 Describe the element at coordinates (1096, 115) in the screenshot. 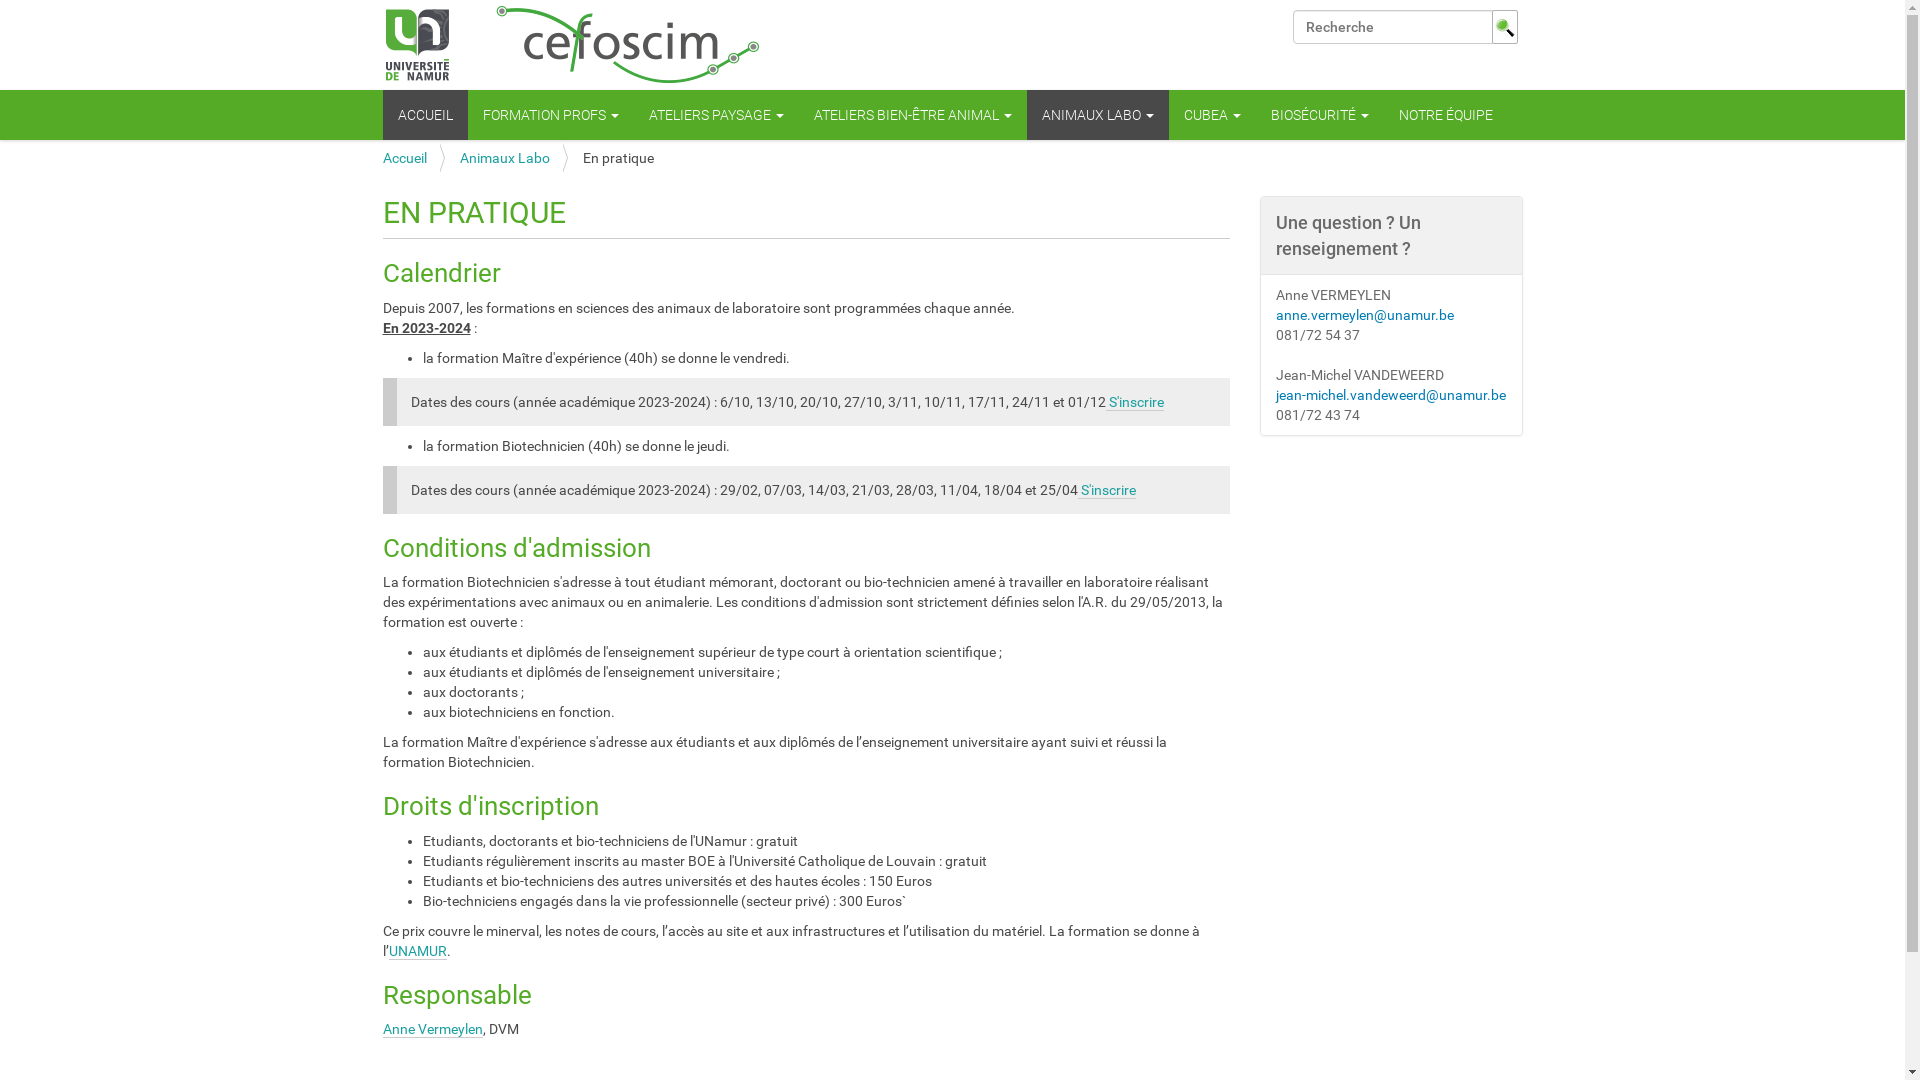

I see `'ANIMAUX LABO'` at that location.